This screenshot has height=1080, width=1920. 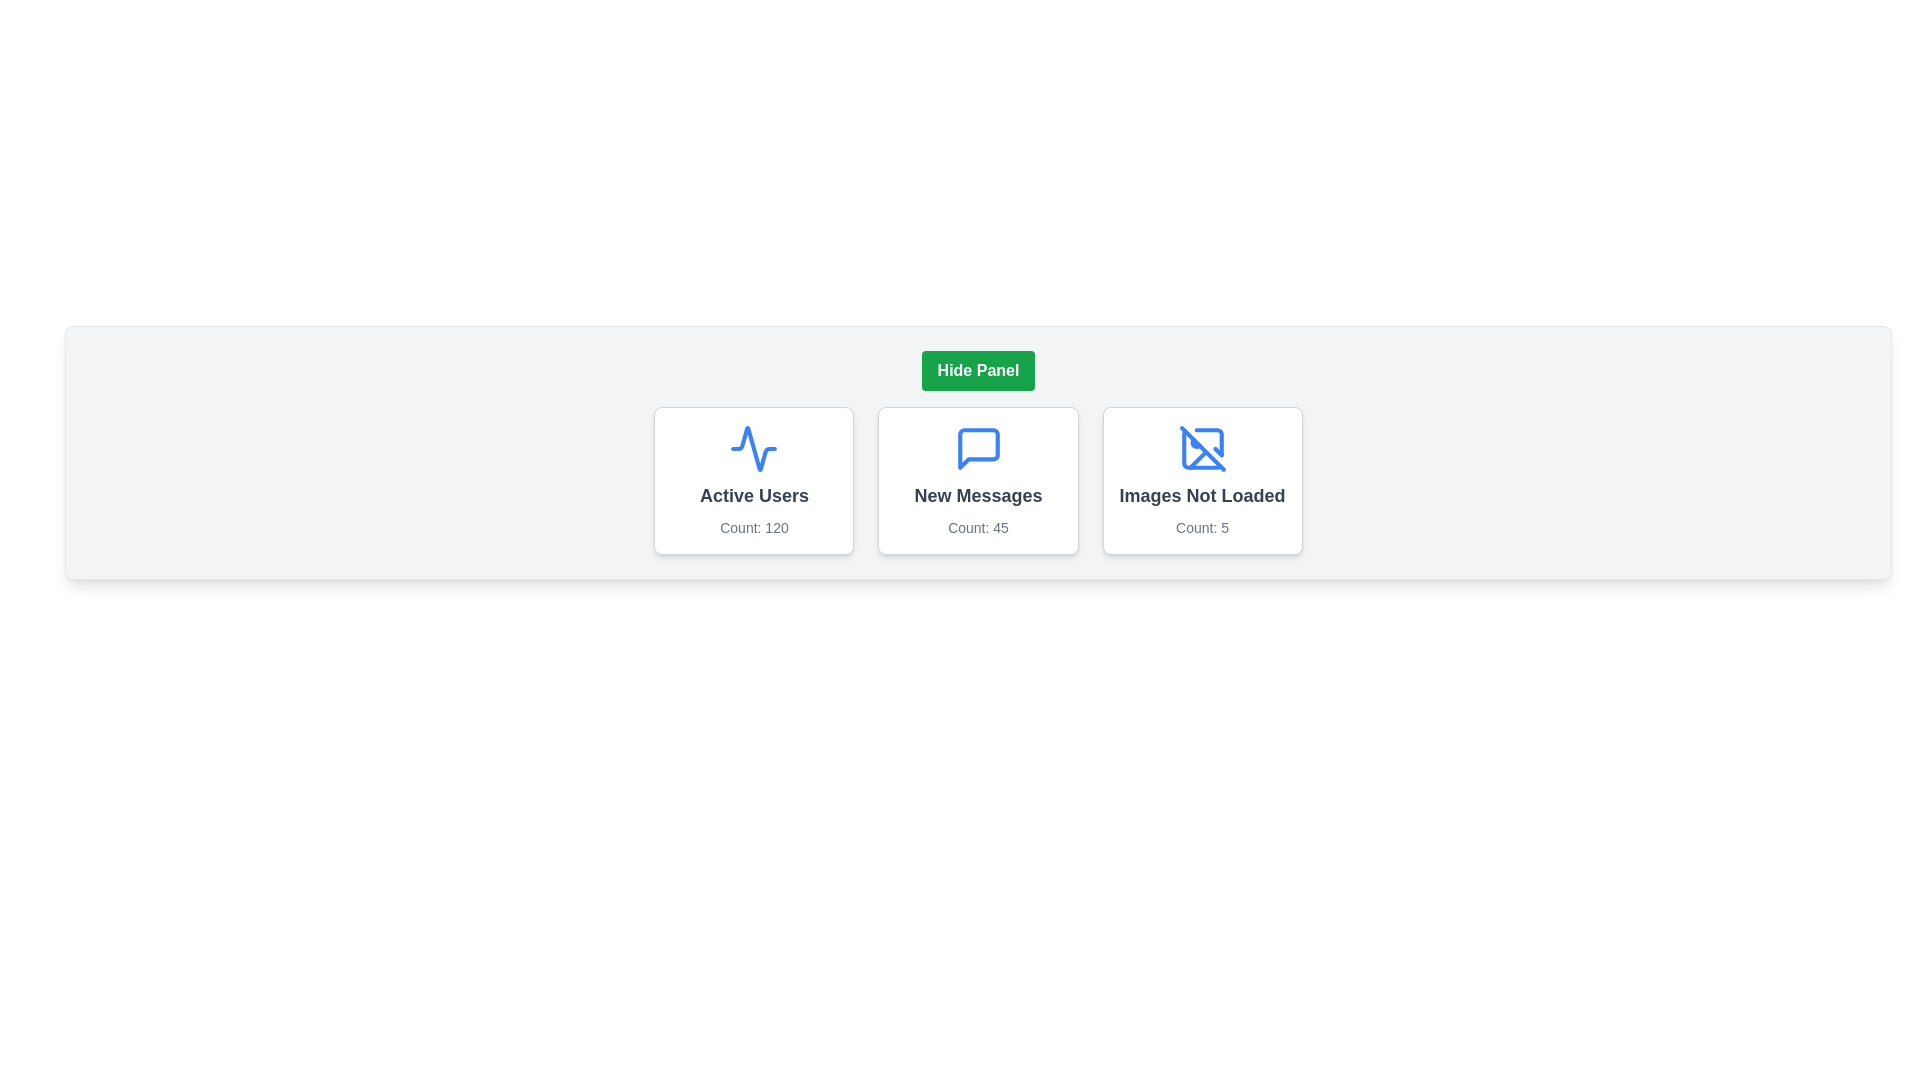 I want to click on information displayed in the small gray text label that shows 'Count: 5', located at the bottom center of the card titled 'Images Not Loaded', so click(x=1201, y=527).